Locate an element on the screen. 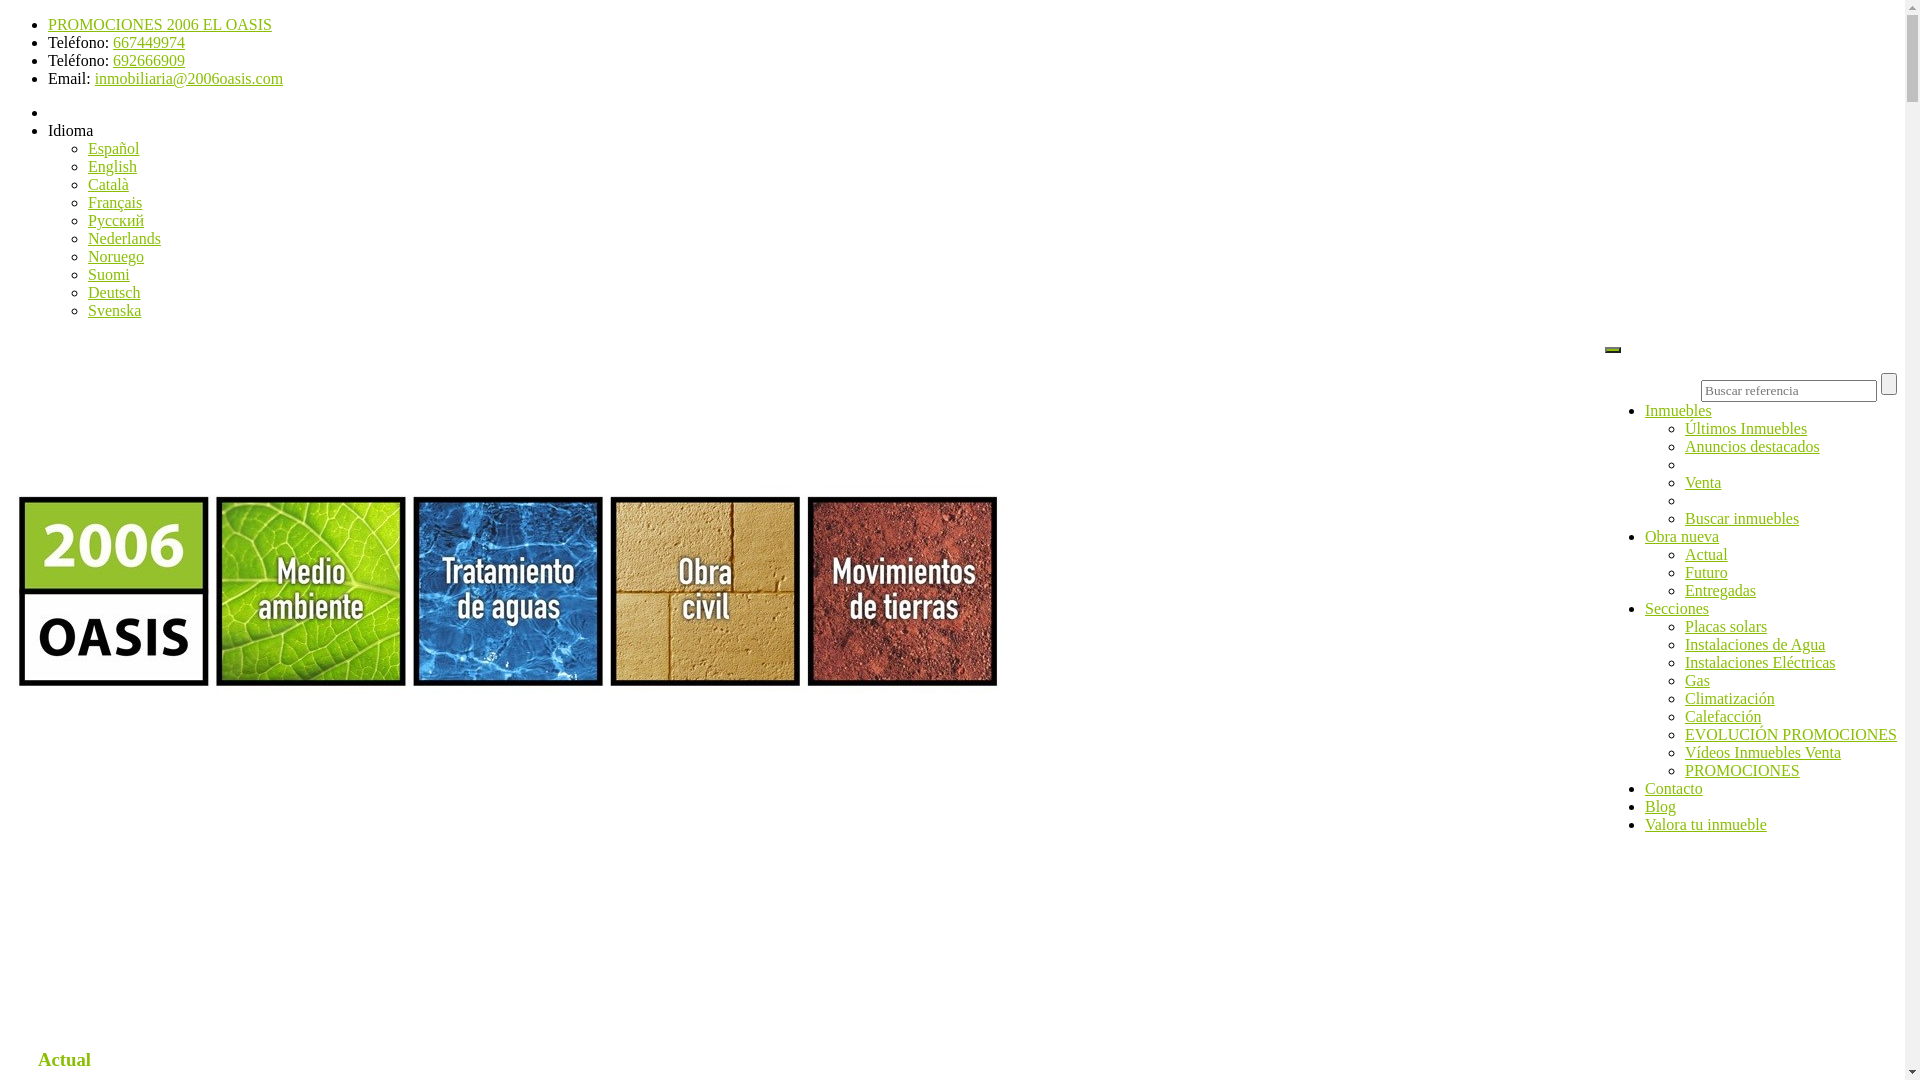 This screenshot has height=1080, width=1920. 'Blog' is located at coordinates (1660, 805).